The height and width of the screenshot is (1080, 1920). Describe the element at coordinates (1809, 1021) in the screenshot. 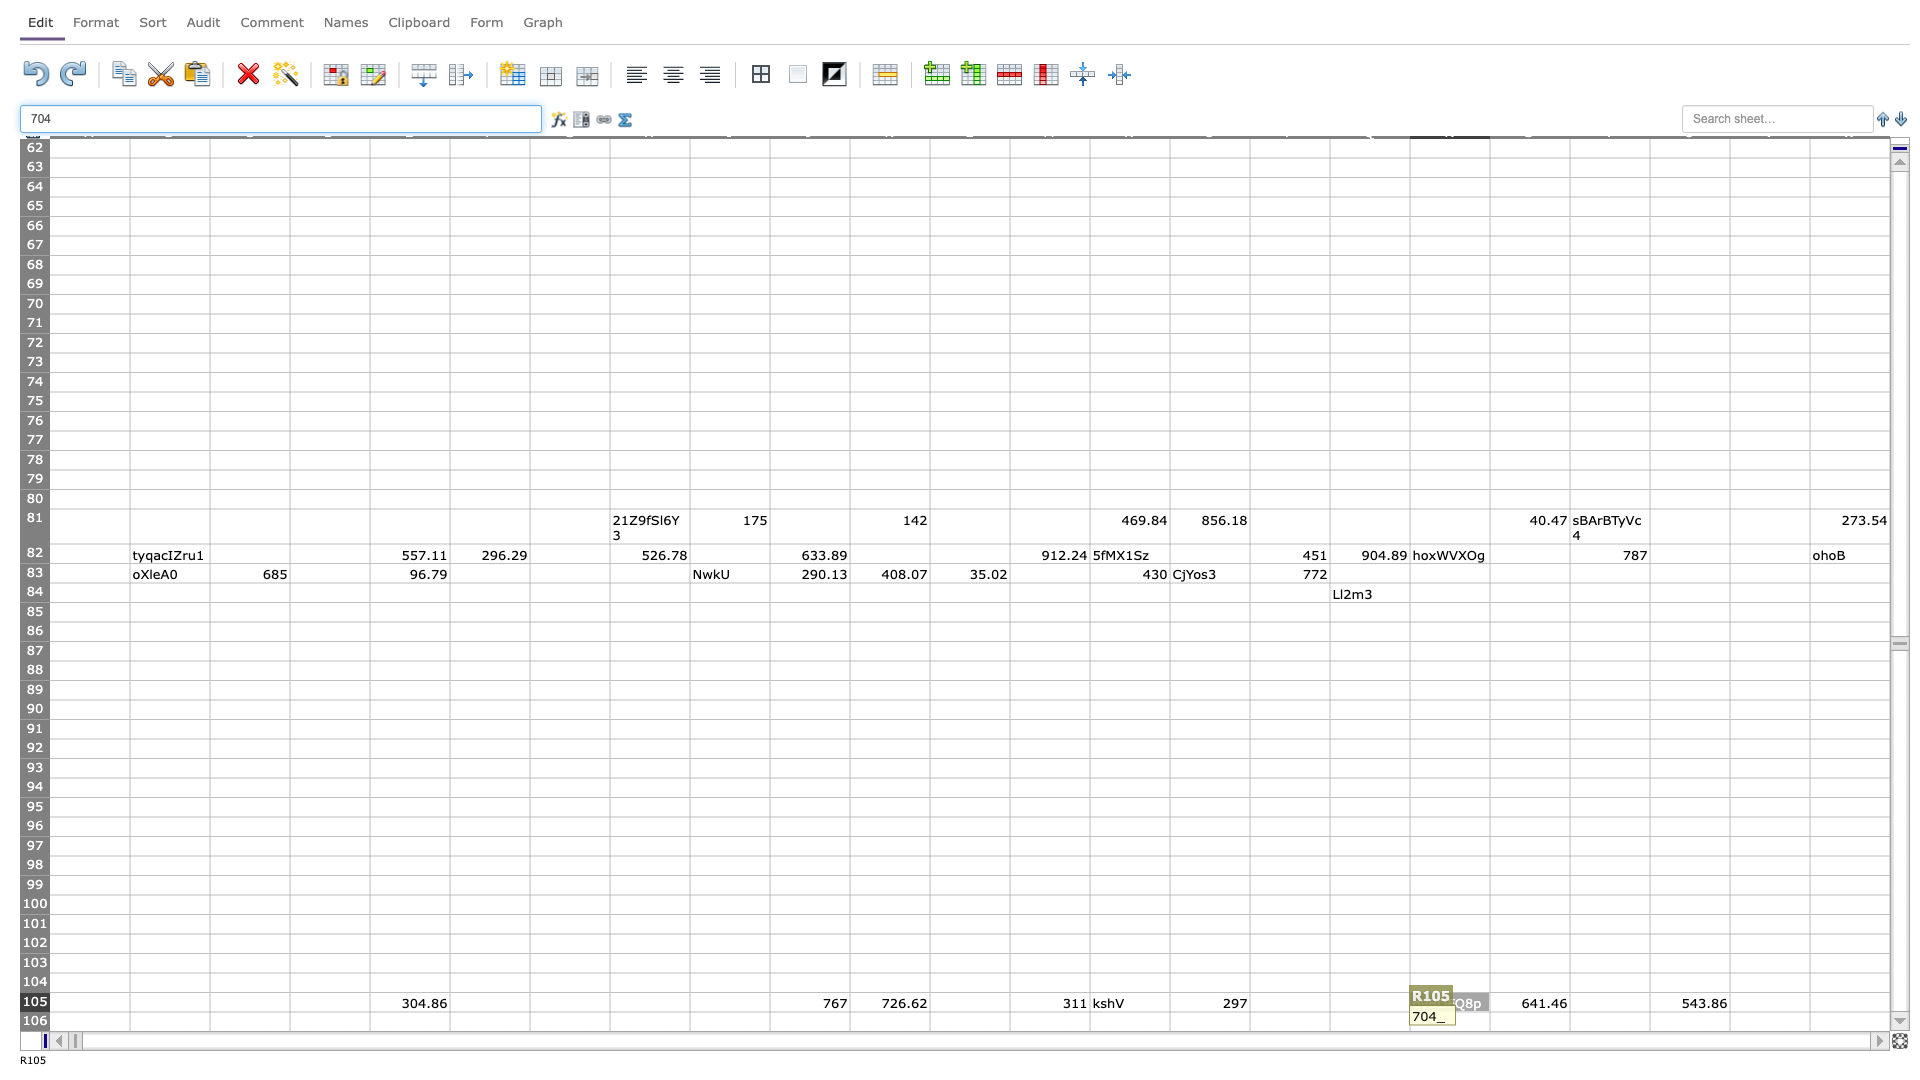

I see `Right edge of V-106` at that location.